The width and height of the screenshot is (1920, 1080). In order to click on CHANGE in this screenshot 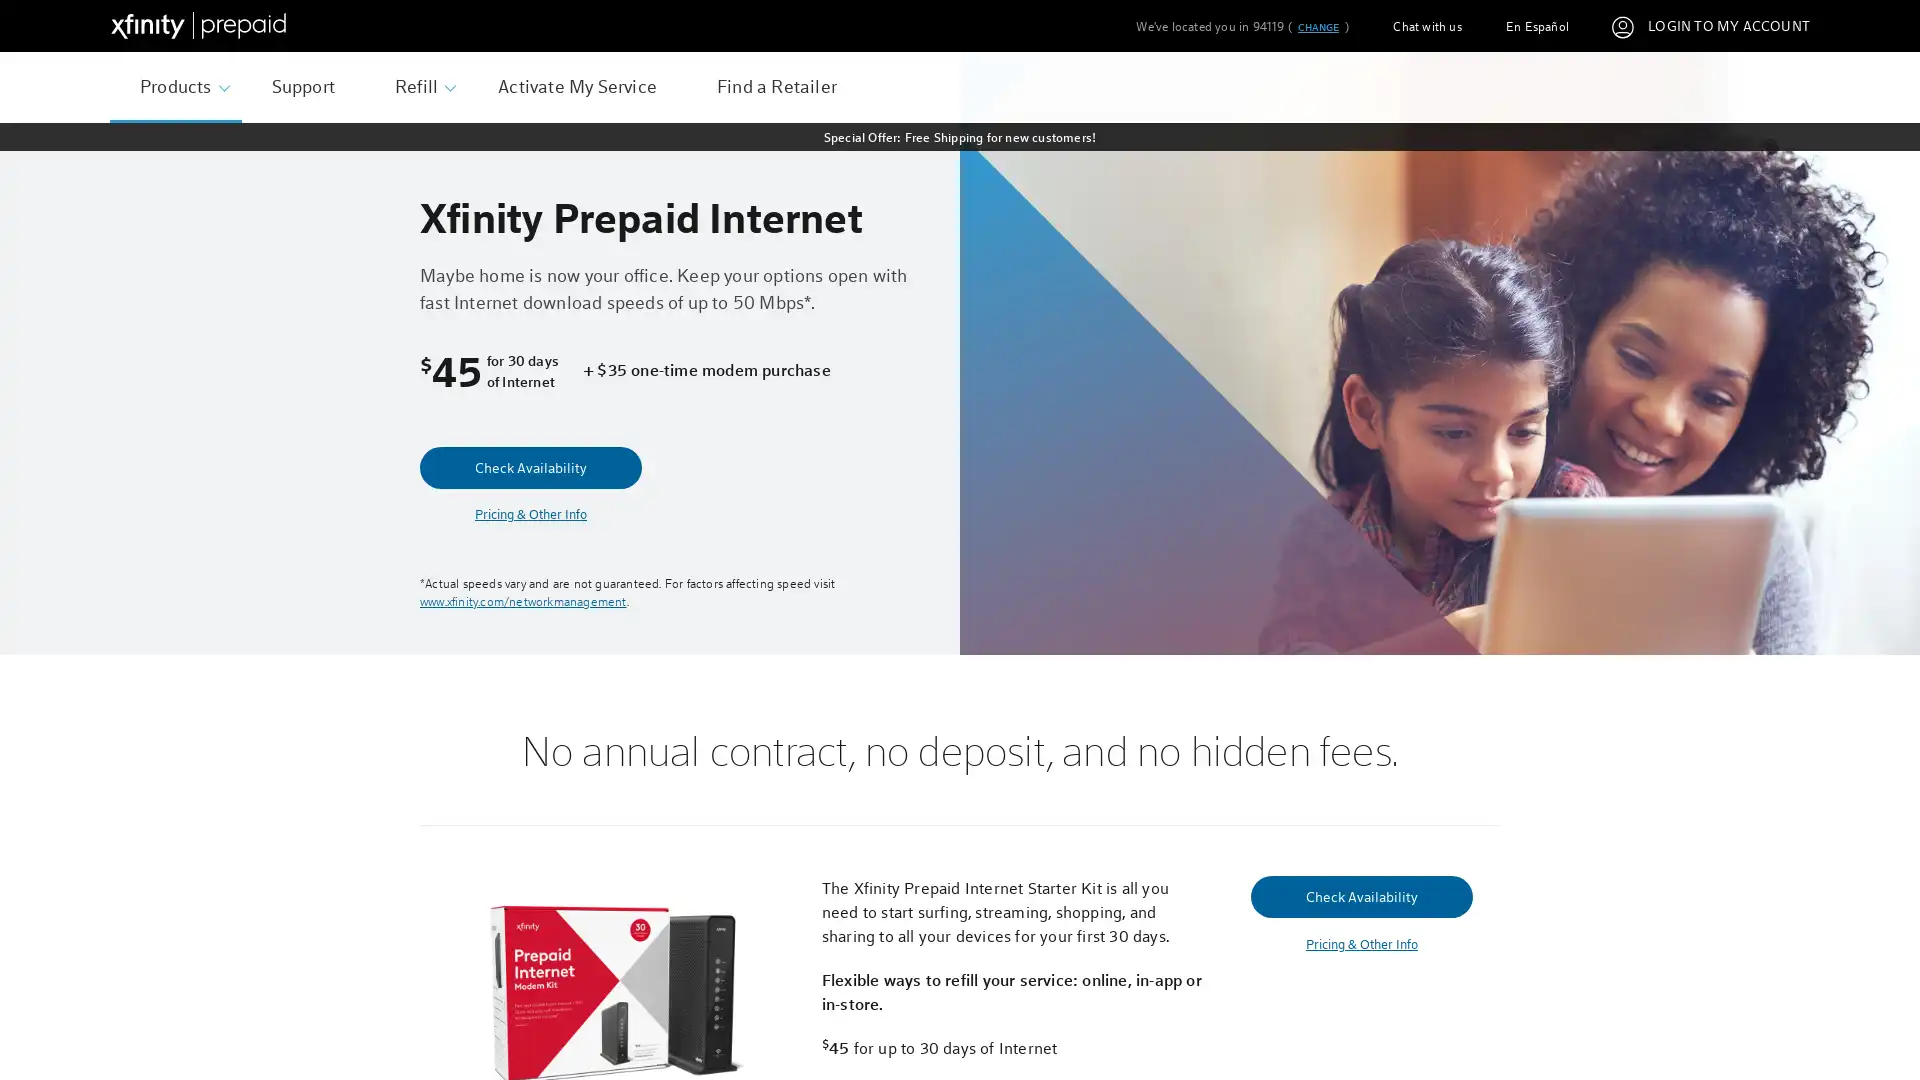, I will do `click(1317, 27)`.